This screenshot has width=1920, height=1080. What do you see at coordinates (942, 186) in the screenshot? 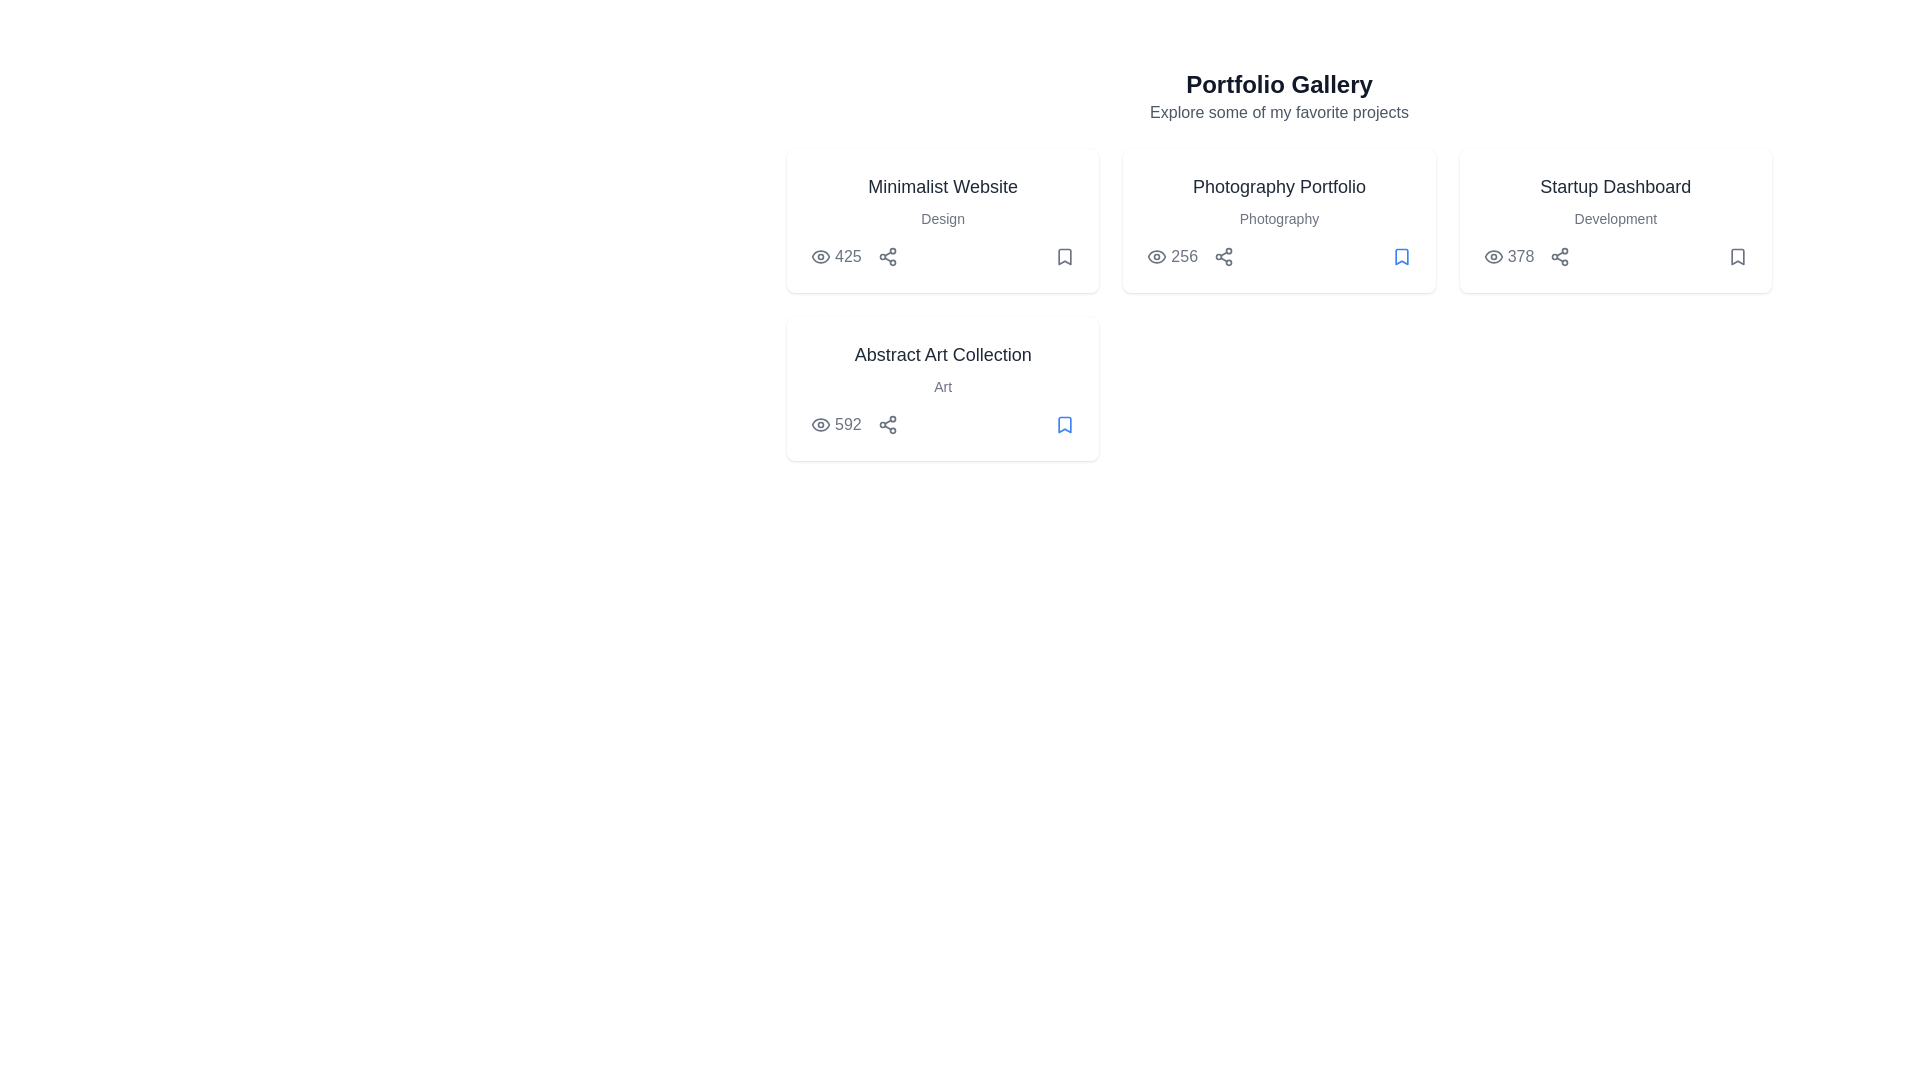
I see `title label of the card located at the top-left of the four card layout, which identifies the project or entity represented by the card` at bounding box center [942, 186].